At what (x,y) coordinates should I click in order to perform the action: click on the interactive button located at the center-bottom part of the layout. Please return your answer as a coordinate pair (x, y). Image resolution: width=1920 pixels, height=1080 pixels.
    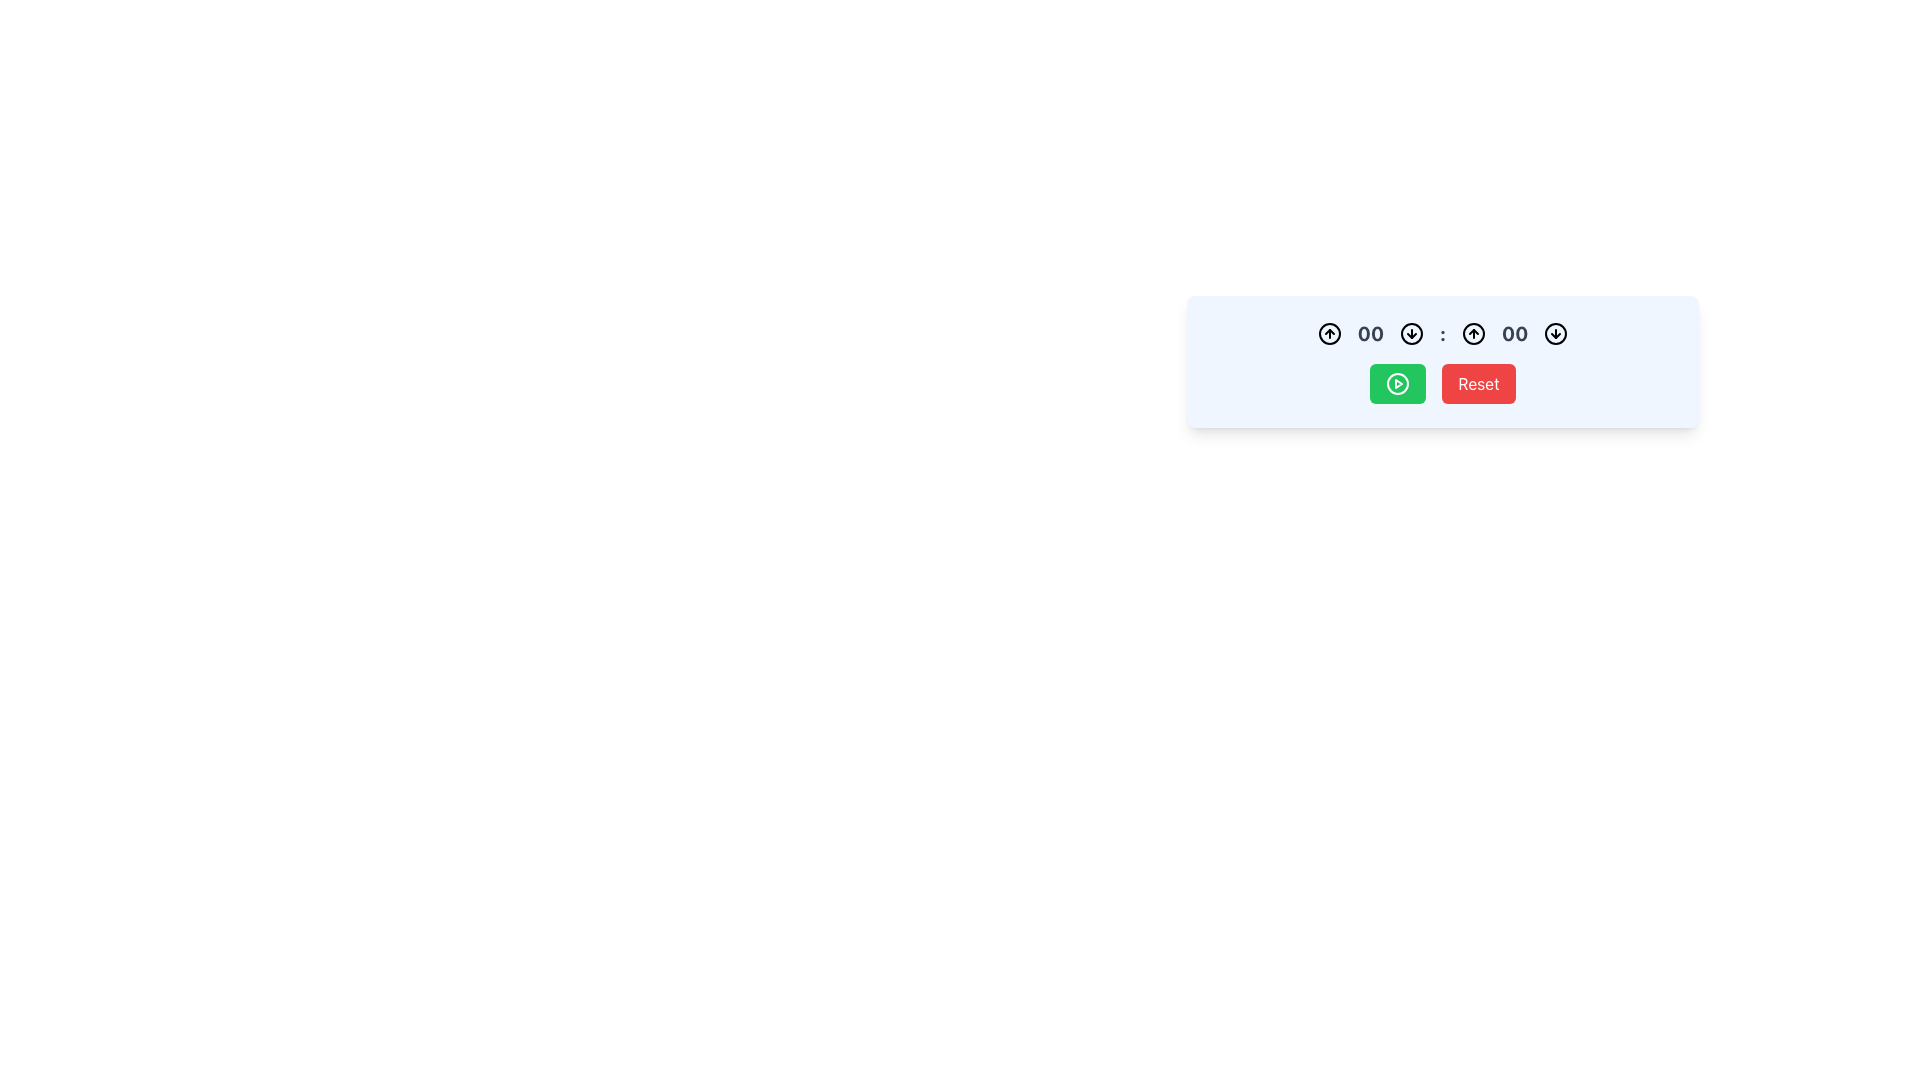
    Looking at the image, I should click on (1397, 384).